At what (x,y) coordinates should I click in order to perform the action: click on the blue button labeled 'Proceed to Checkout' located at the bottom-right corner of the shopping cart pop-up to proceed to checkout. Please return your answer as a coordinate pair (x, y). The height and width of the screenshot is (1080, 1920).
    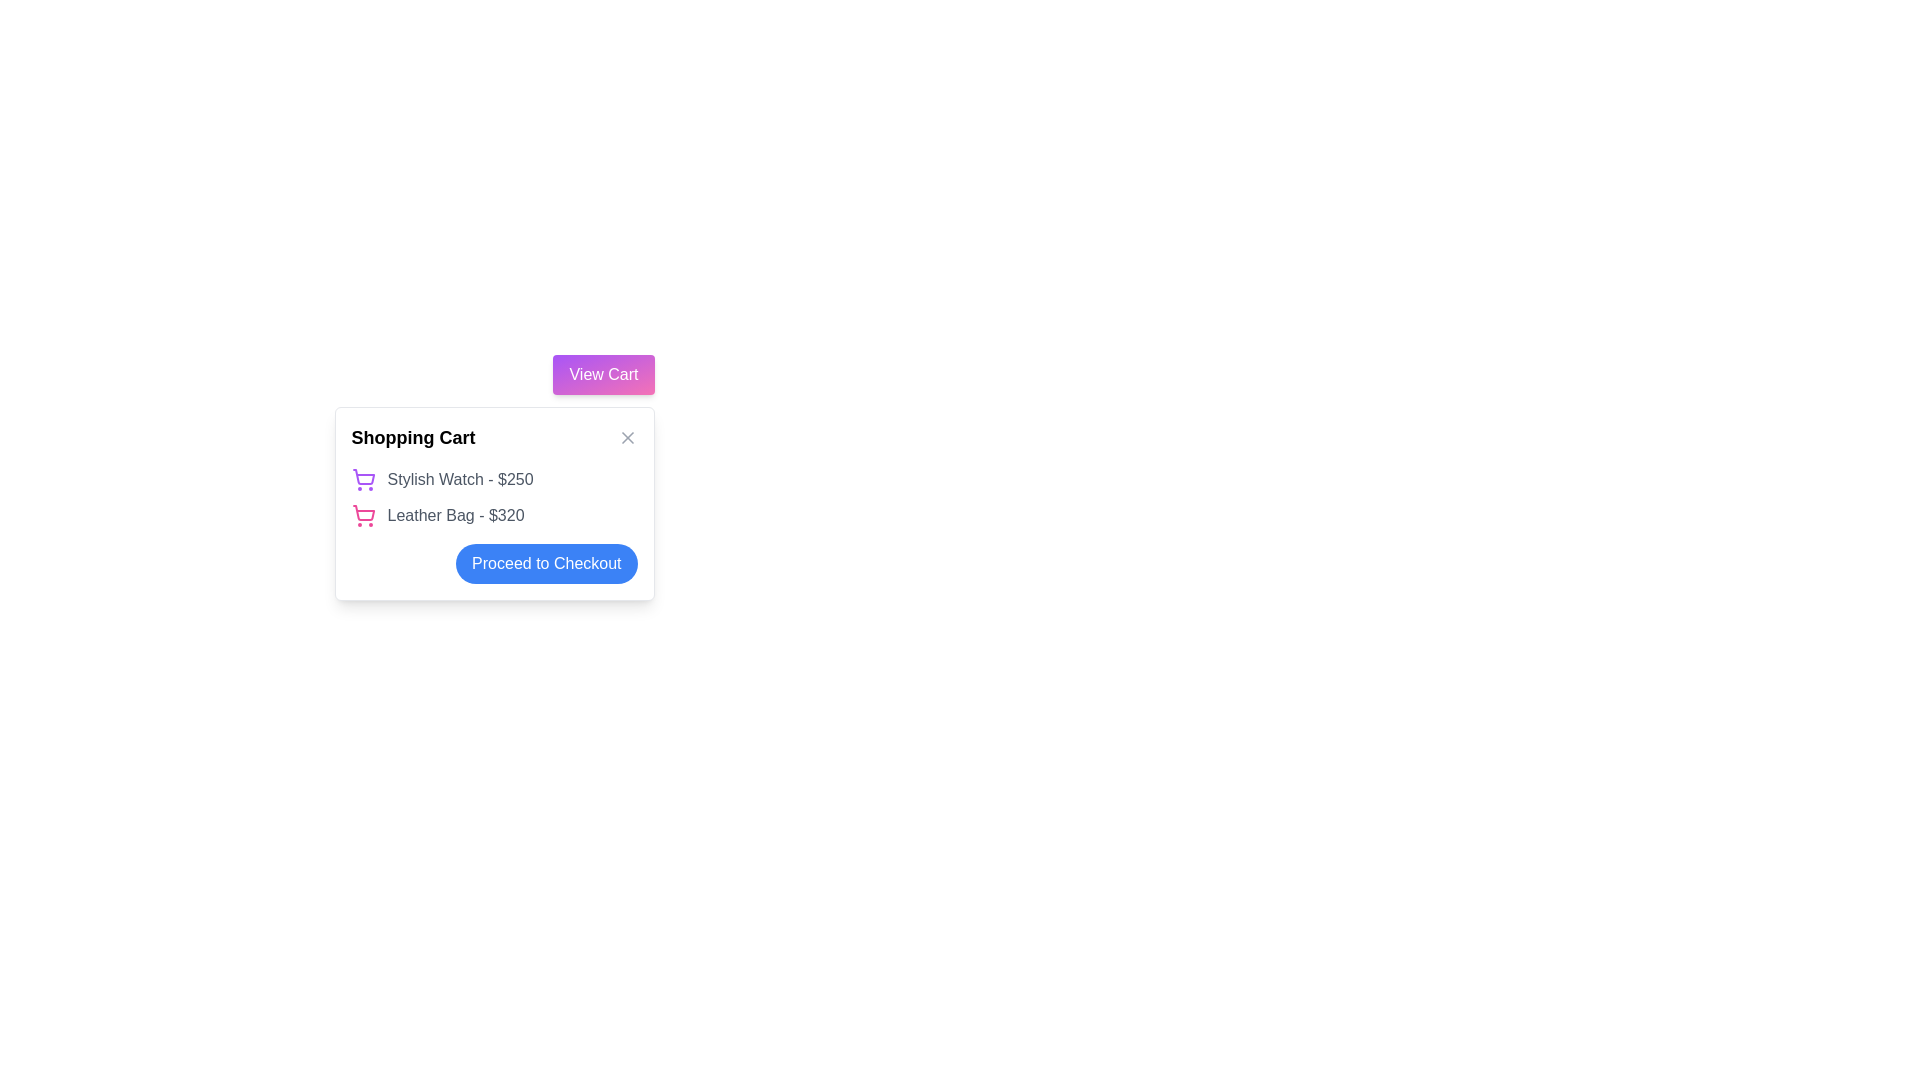
    Looking at the image, I should click on (494, 563).